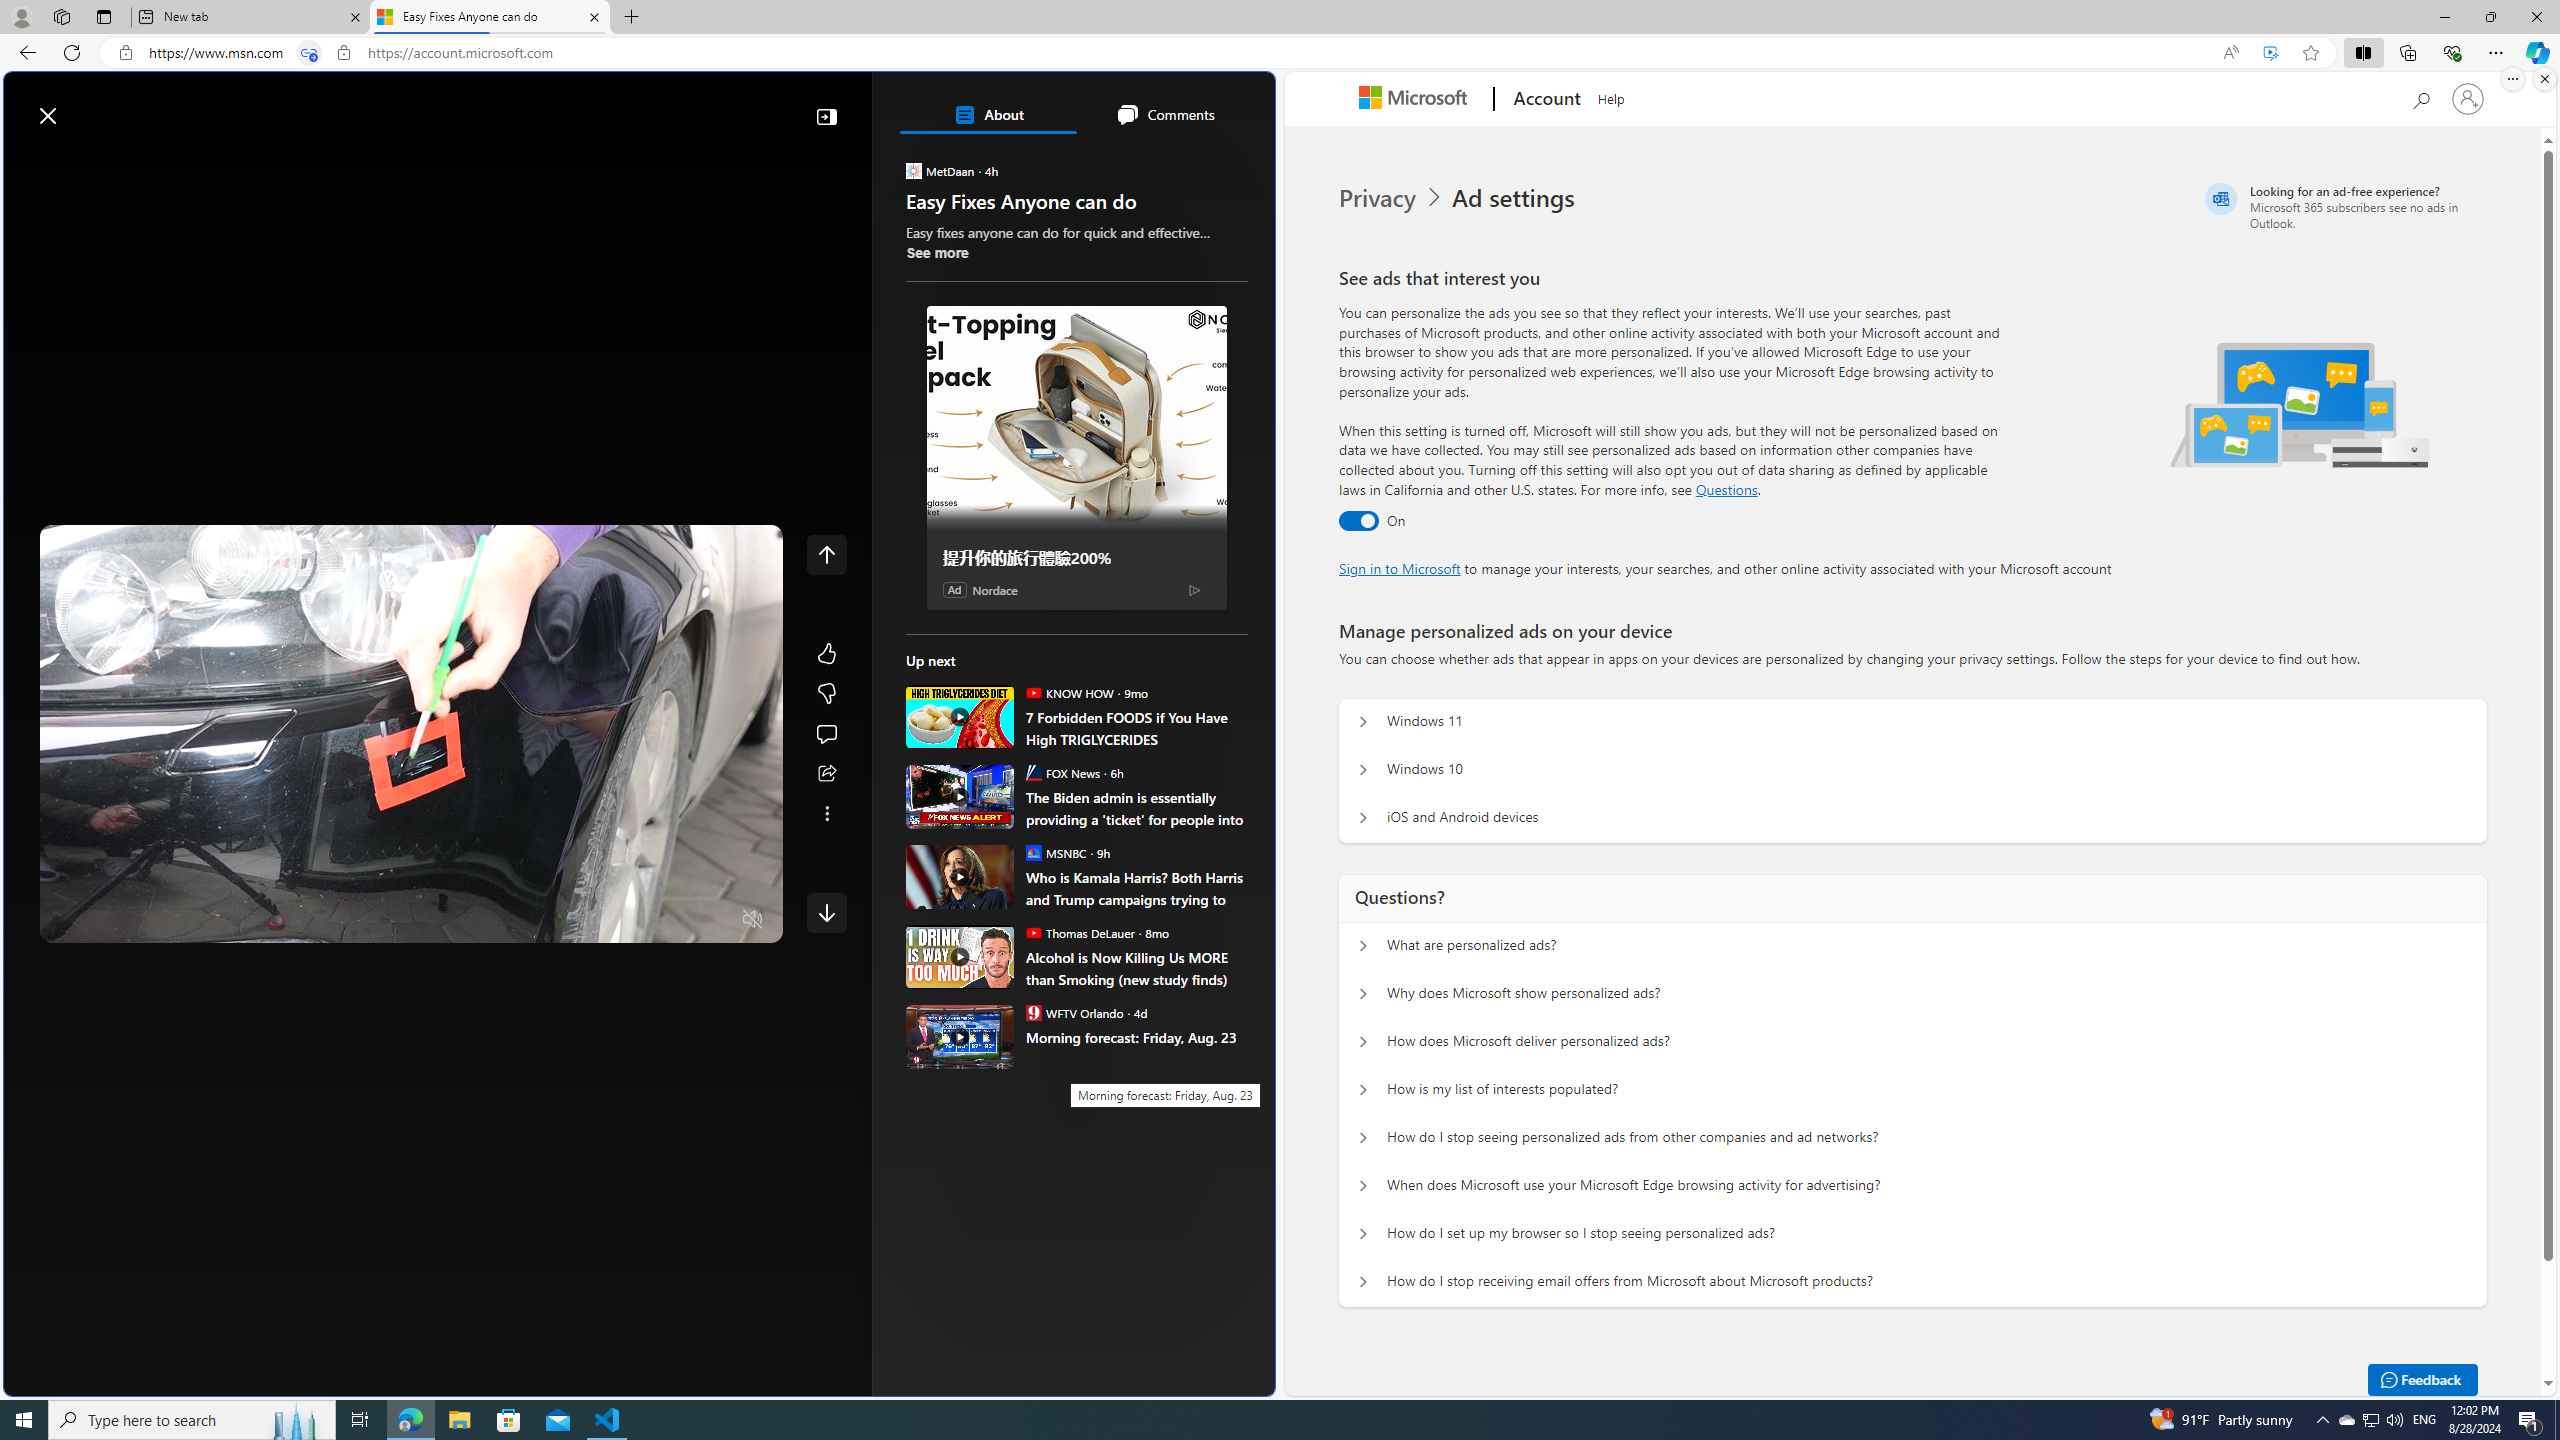  Describe the element at coordinates (28, 161) in the screenshot. I see `'Open navigation menu'` at that location.